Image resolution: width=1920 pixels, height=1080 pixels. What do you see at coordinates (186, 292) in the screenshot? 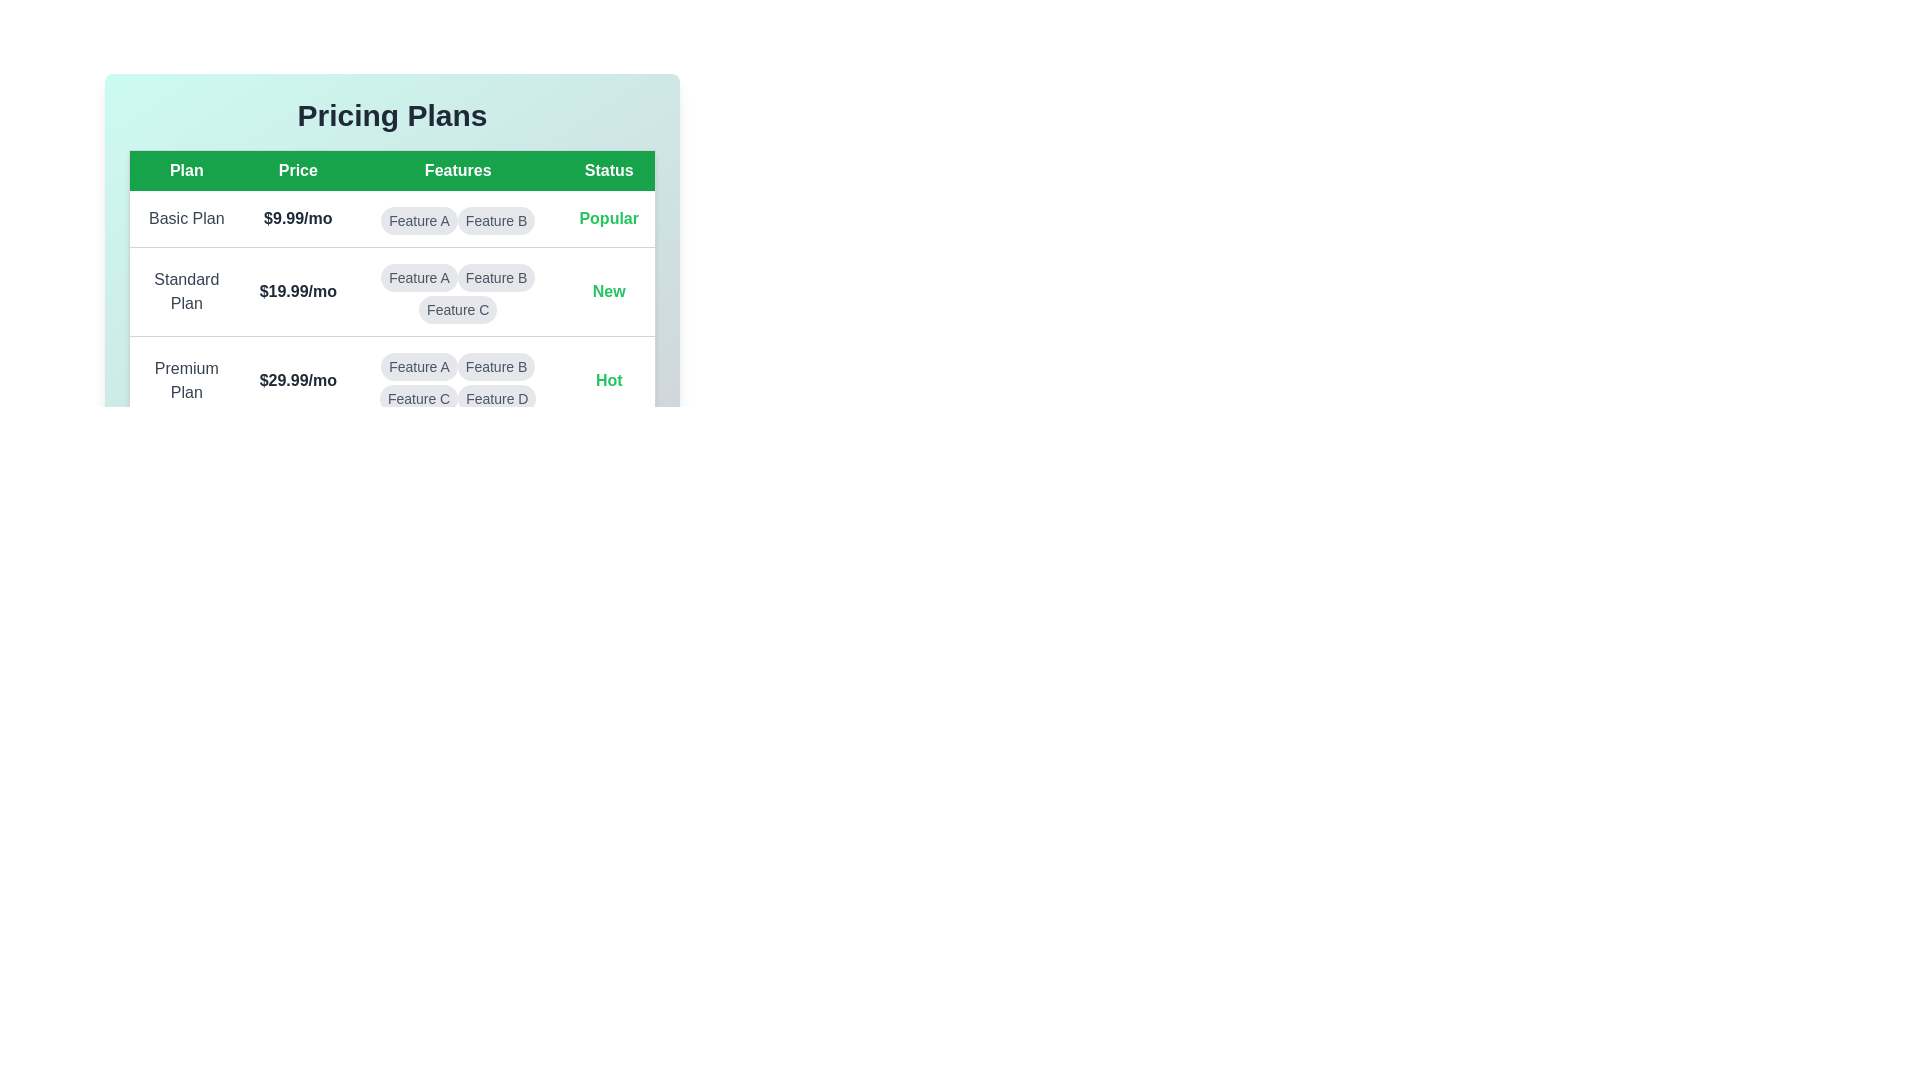
I see `the plan Standard Plan to analyze its features` at bounding box center [186, 292].